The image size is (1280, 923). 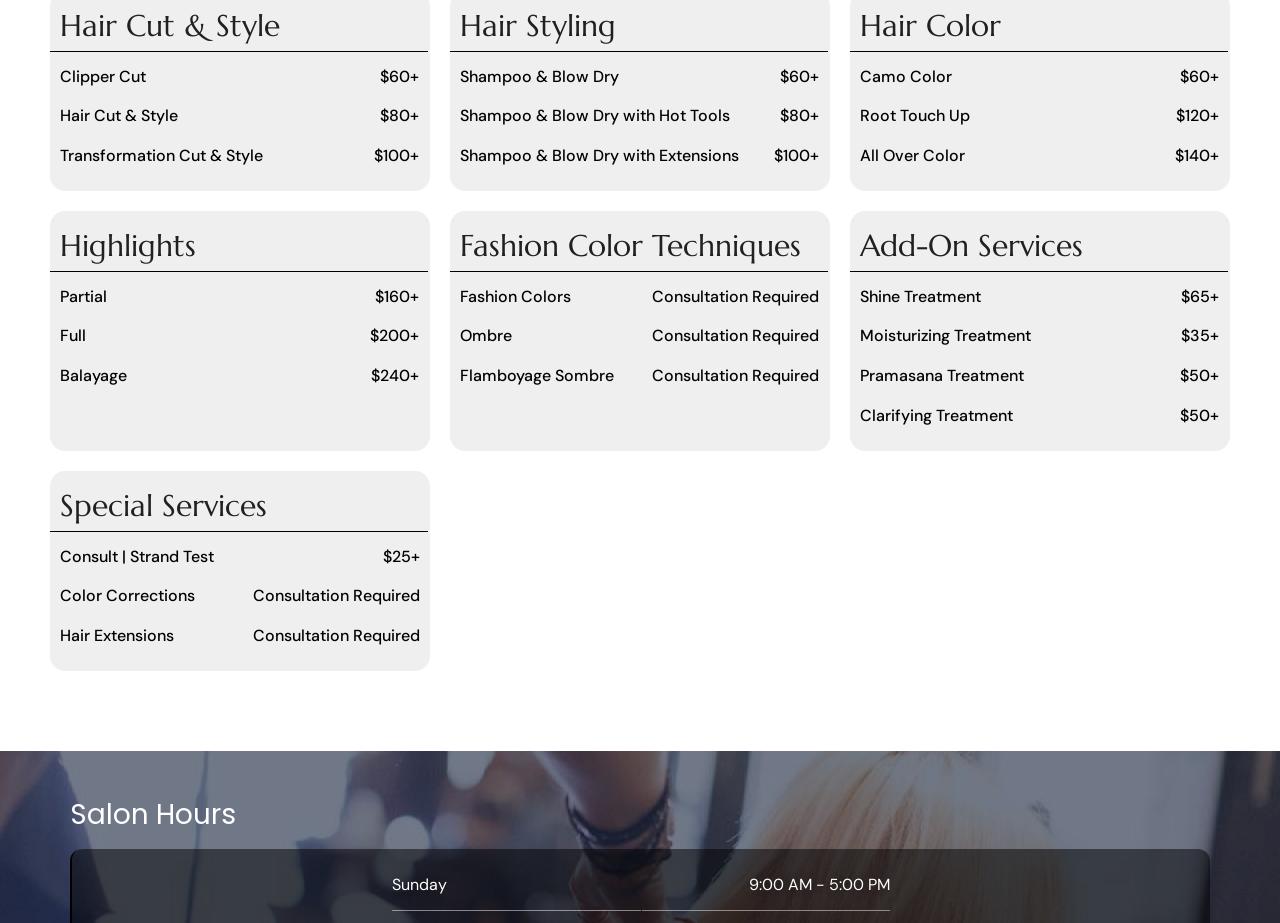 What do you see at coordinates (593, 115) in the screenshot?
I see `'Shampoo & Blow Dry with Hot Tools'` at bounding box center [593, 115].